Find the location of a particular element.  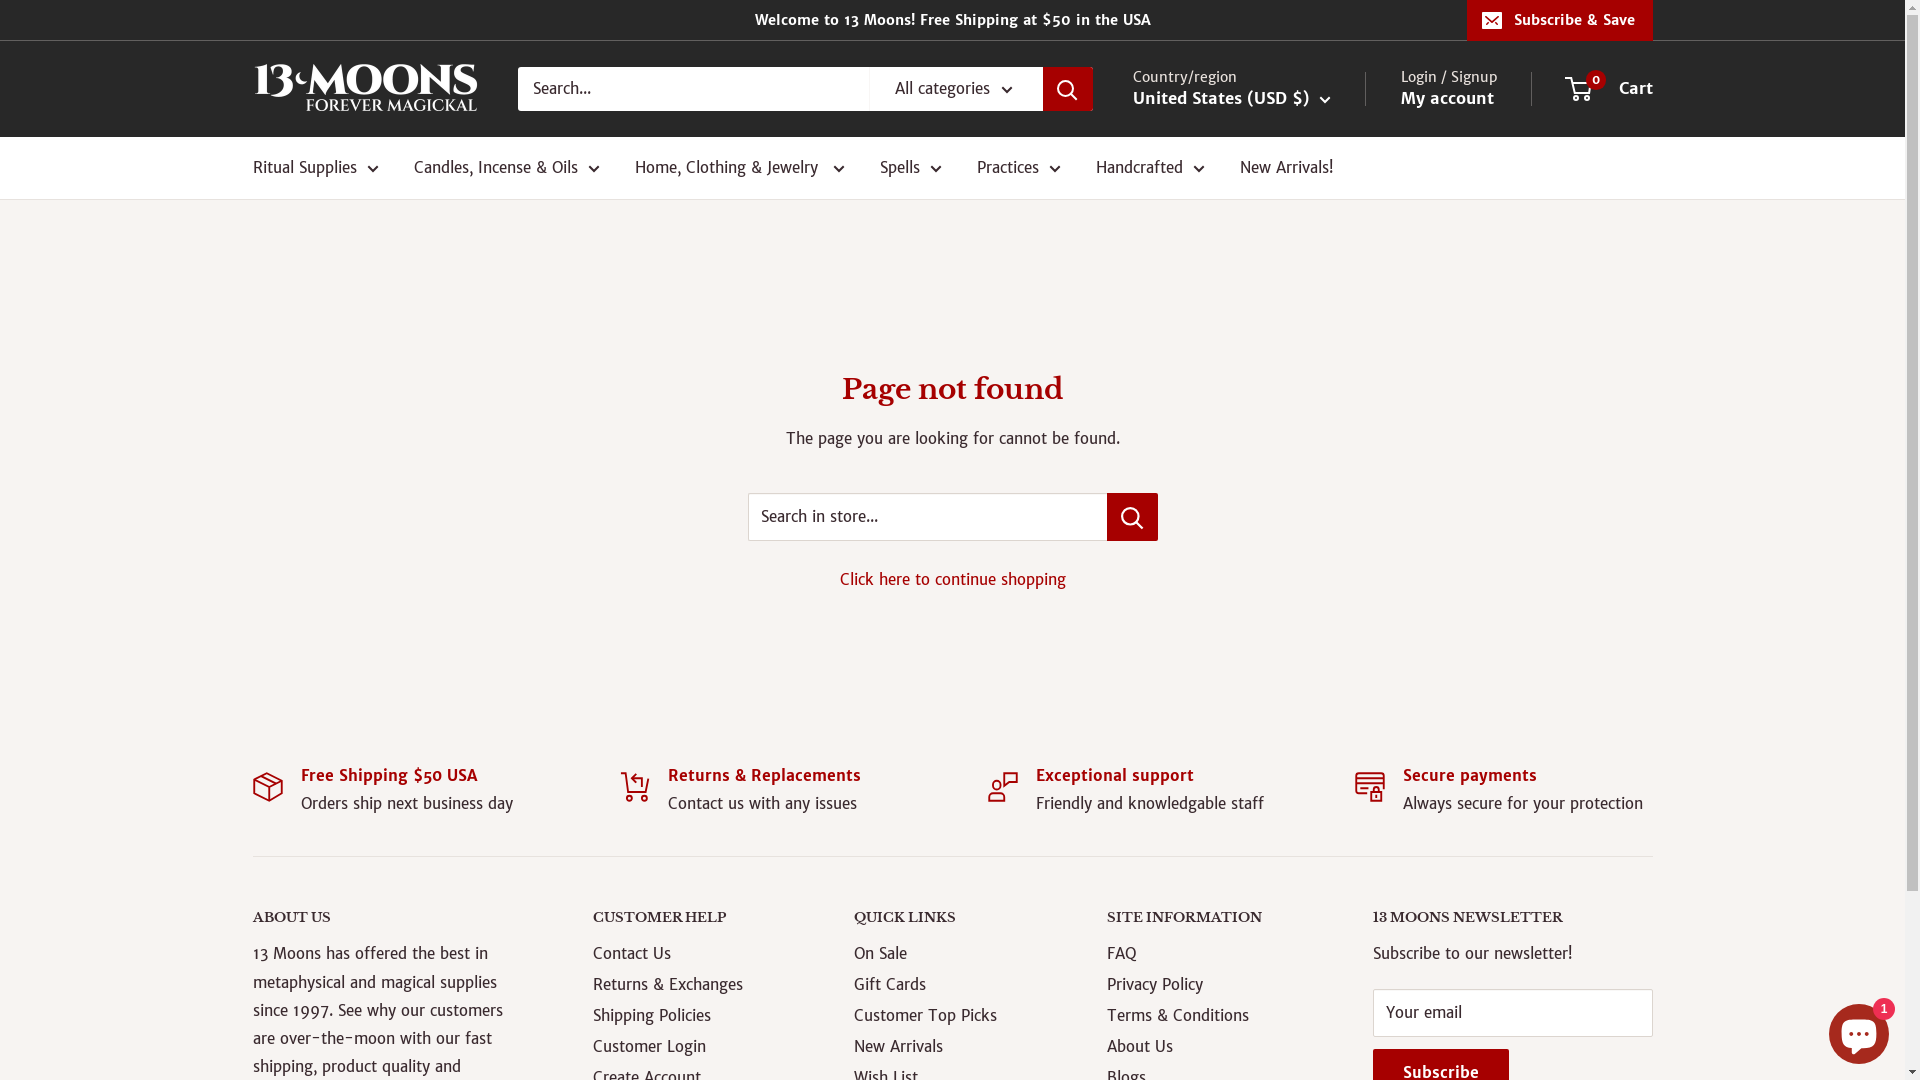

'Shopify online store chat' is located at coordinates (1857, 1029).